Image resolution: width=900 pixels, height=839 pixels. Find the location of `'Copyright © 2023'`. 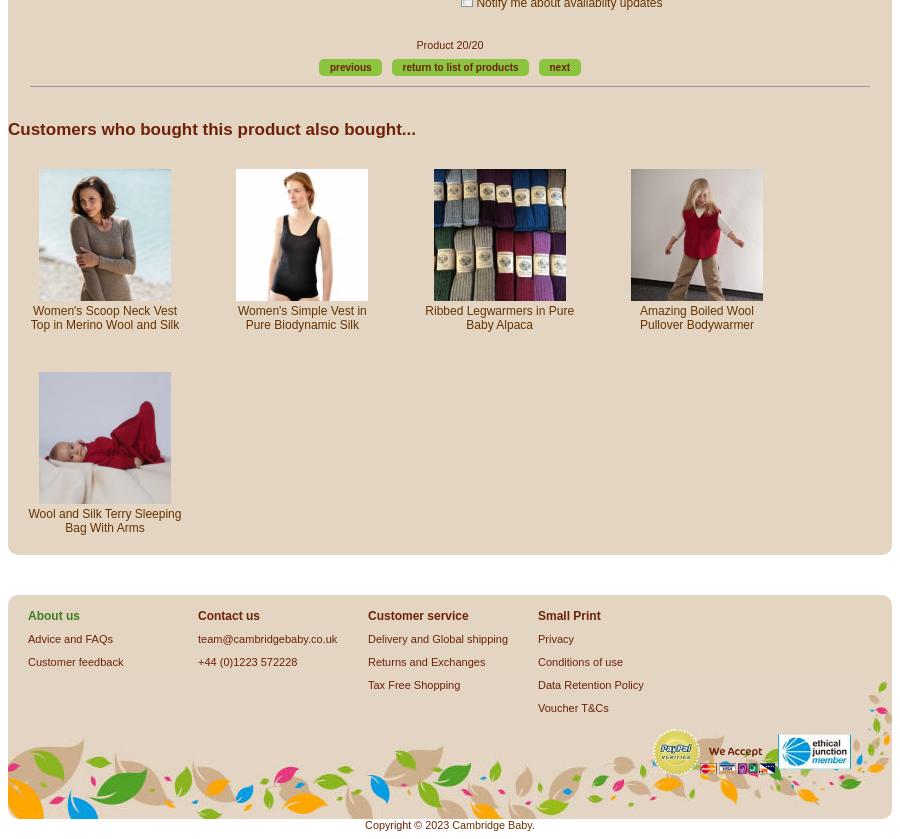

'Copyright © 2023' is located at coordinates (365, 822).